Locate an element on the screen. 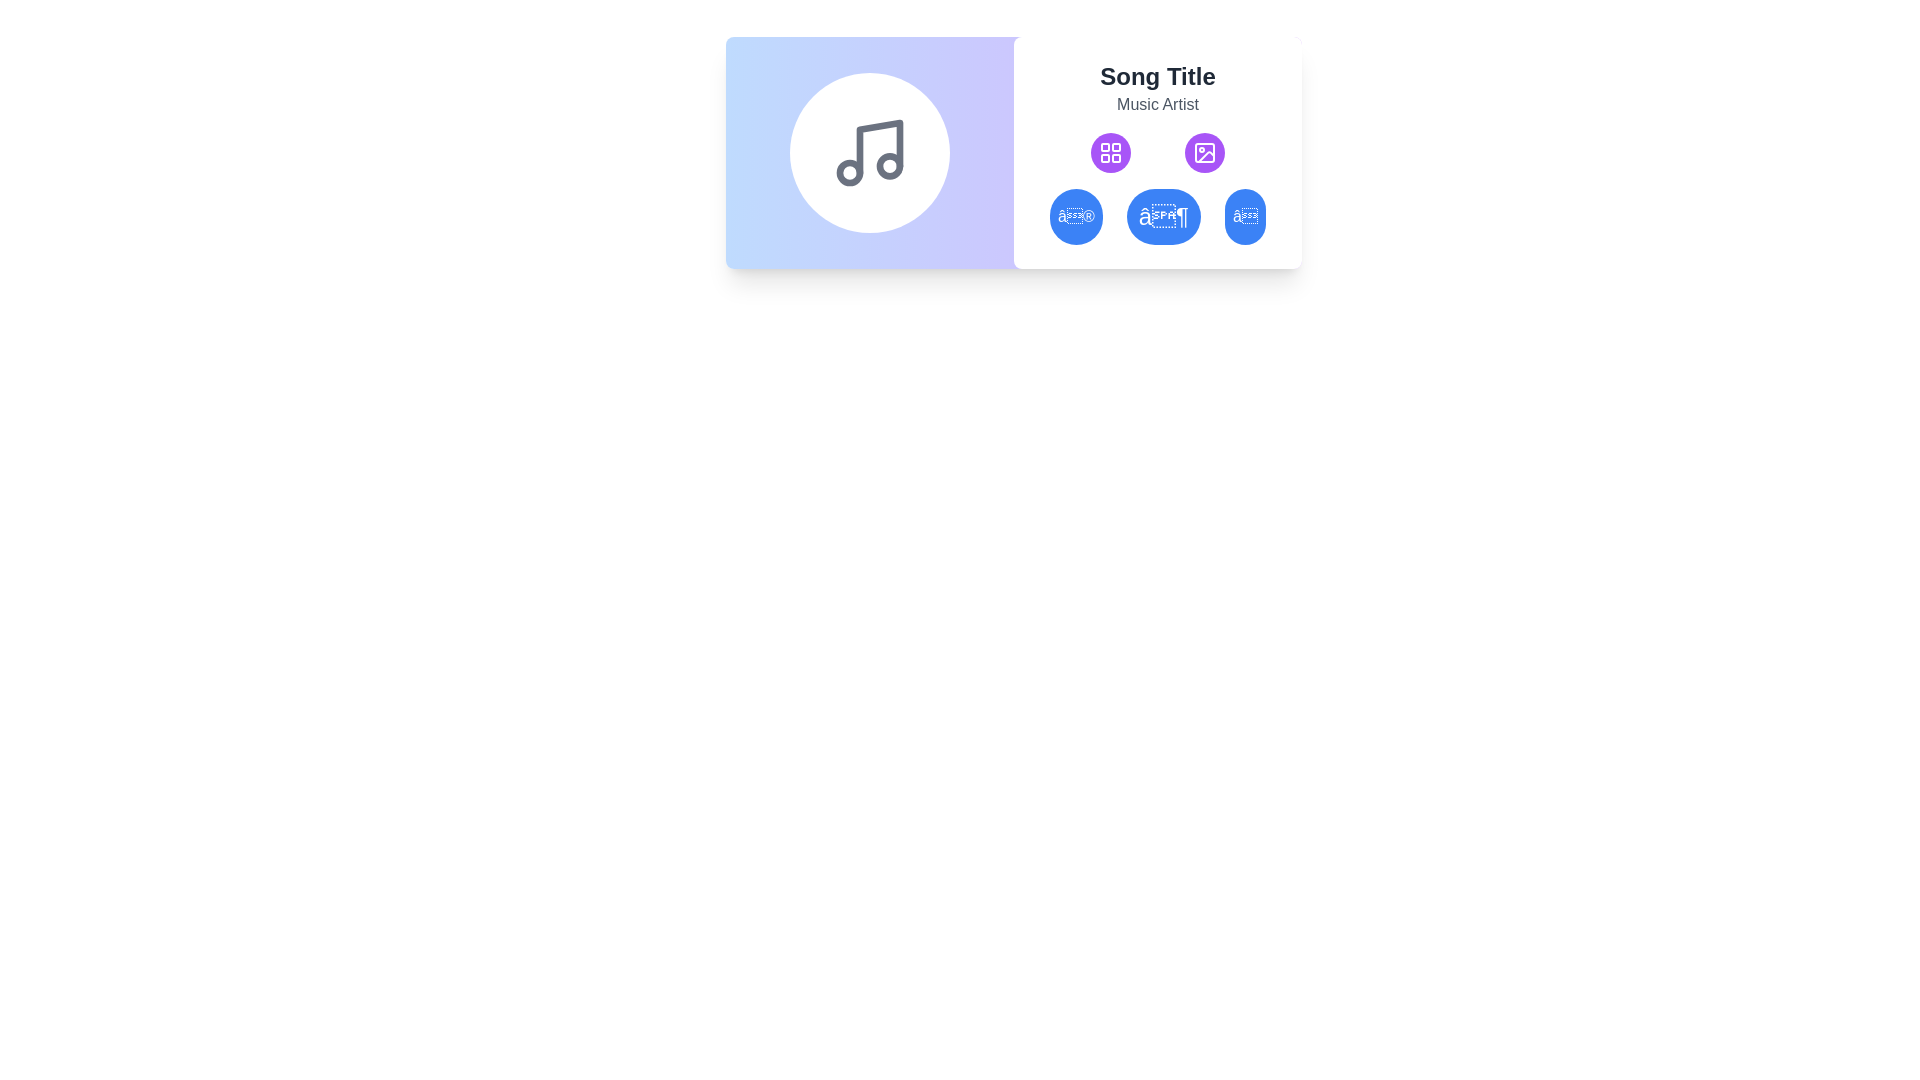 Image resolution: width=1920 pixels, height=1080 pixels. the first button in a horizontal layout that triggers an action or navigation when interacted with is located at coordinates (1075, 216).